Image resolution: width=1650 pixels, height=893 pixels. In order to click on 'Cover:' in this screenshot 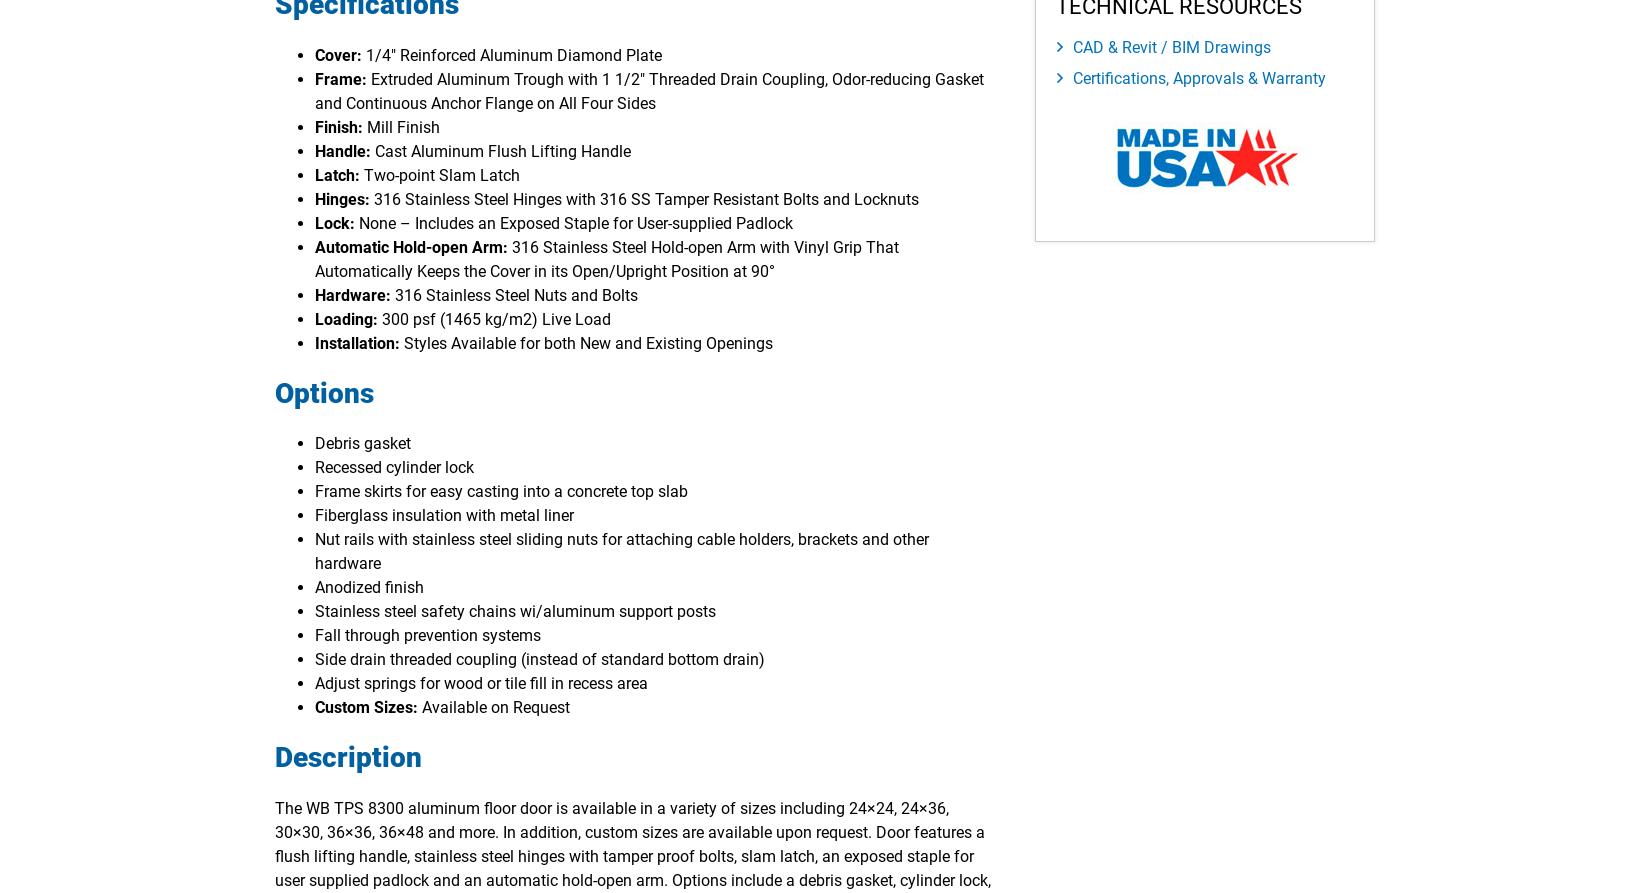, I will do `click(314, 54)`.